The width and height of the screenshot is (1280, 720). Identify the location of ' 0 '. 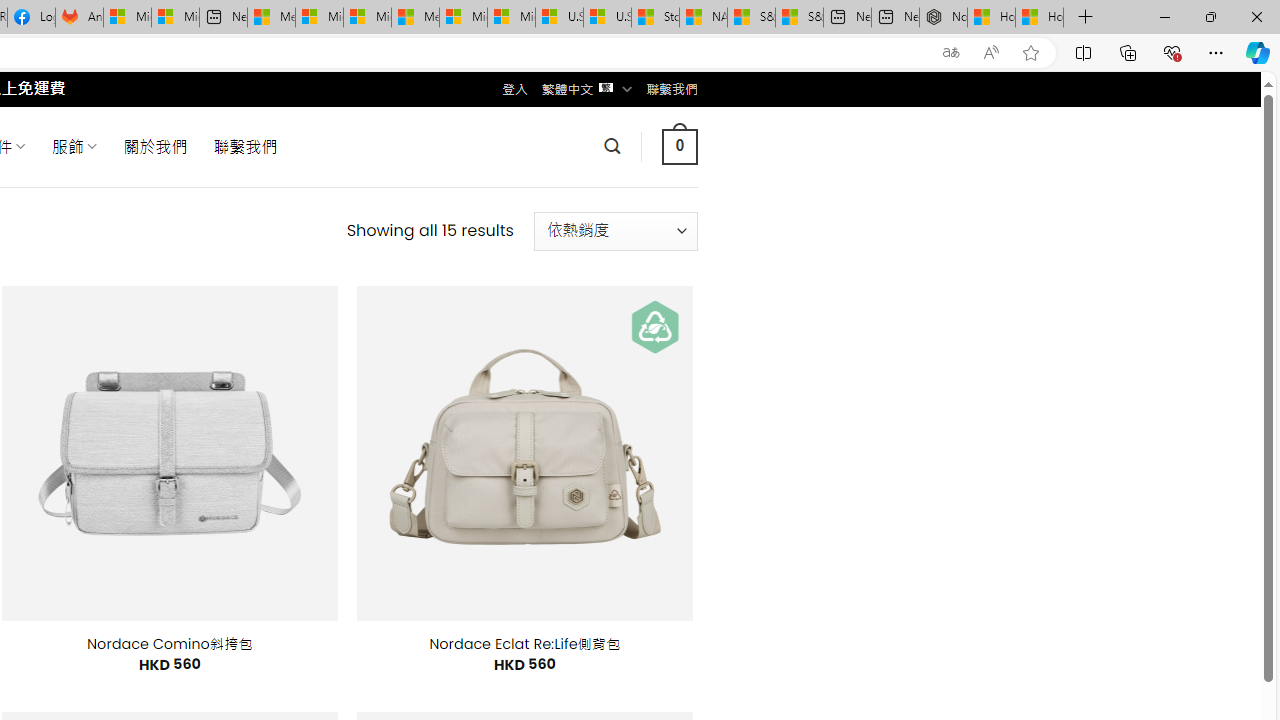
(679, 145).